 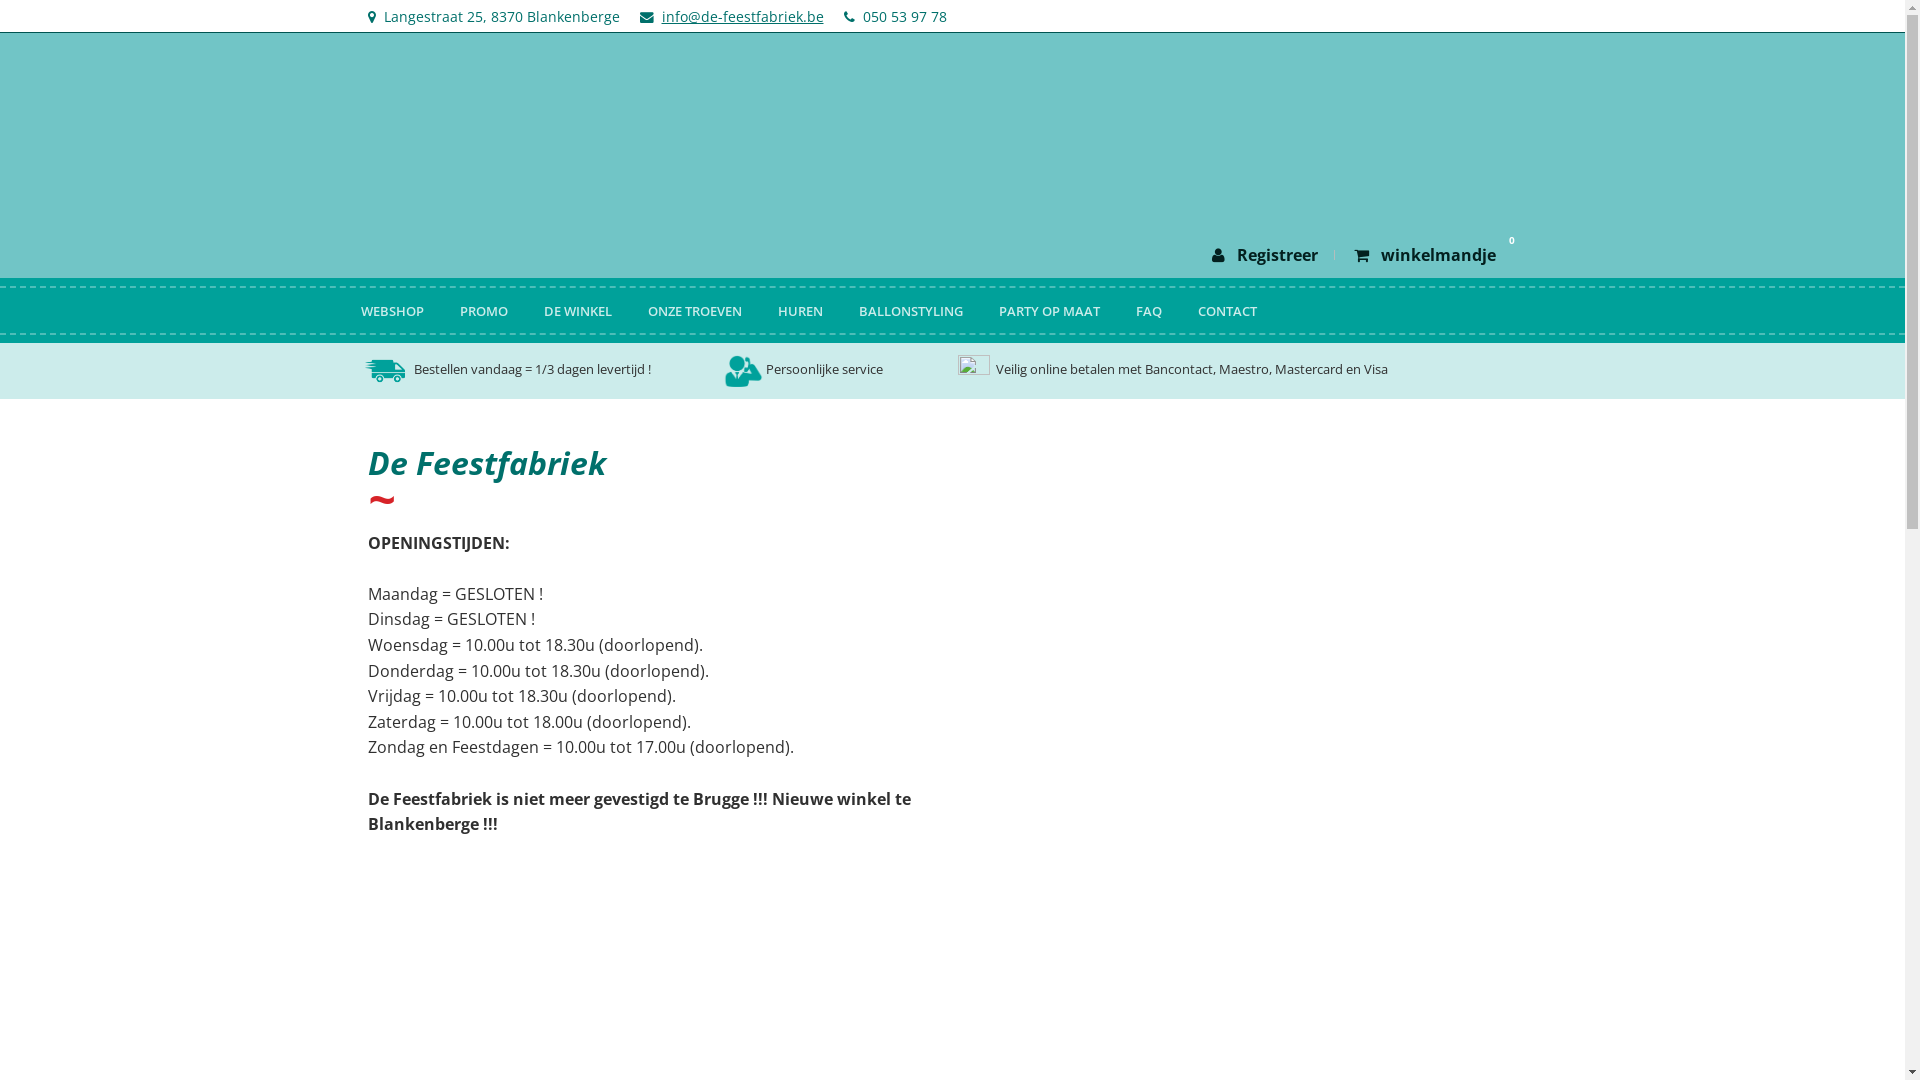 What do you see at coordinates (909, 311) in the screenshot?
I see `'BALLONSTYLING'` at bounding box center [909, 311].